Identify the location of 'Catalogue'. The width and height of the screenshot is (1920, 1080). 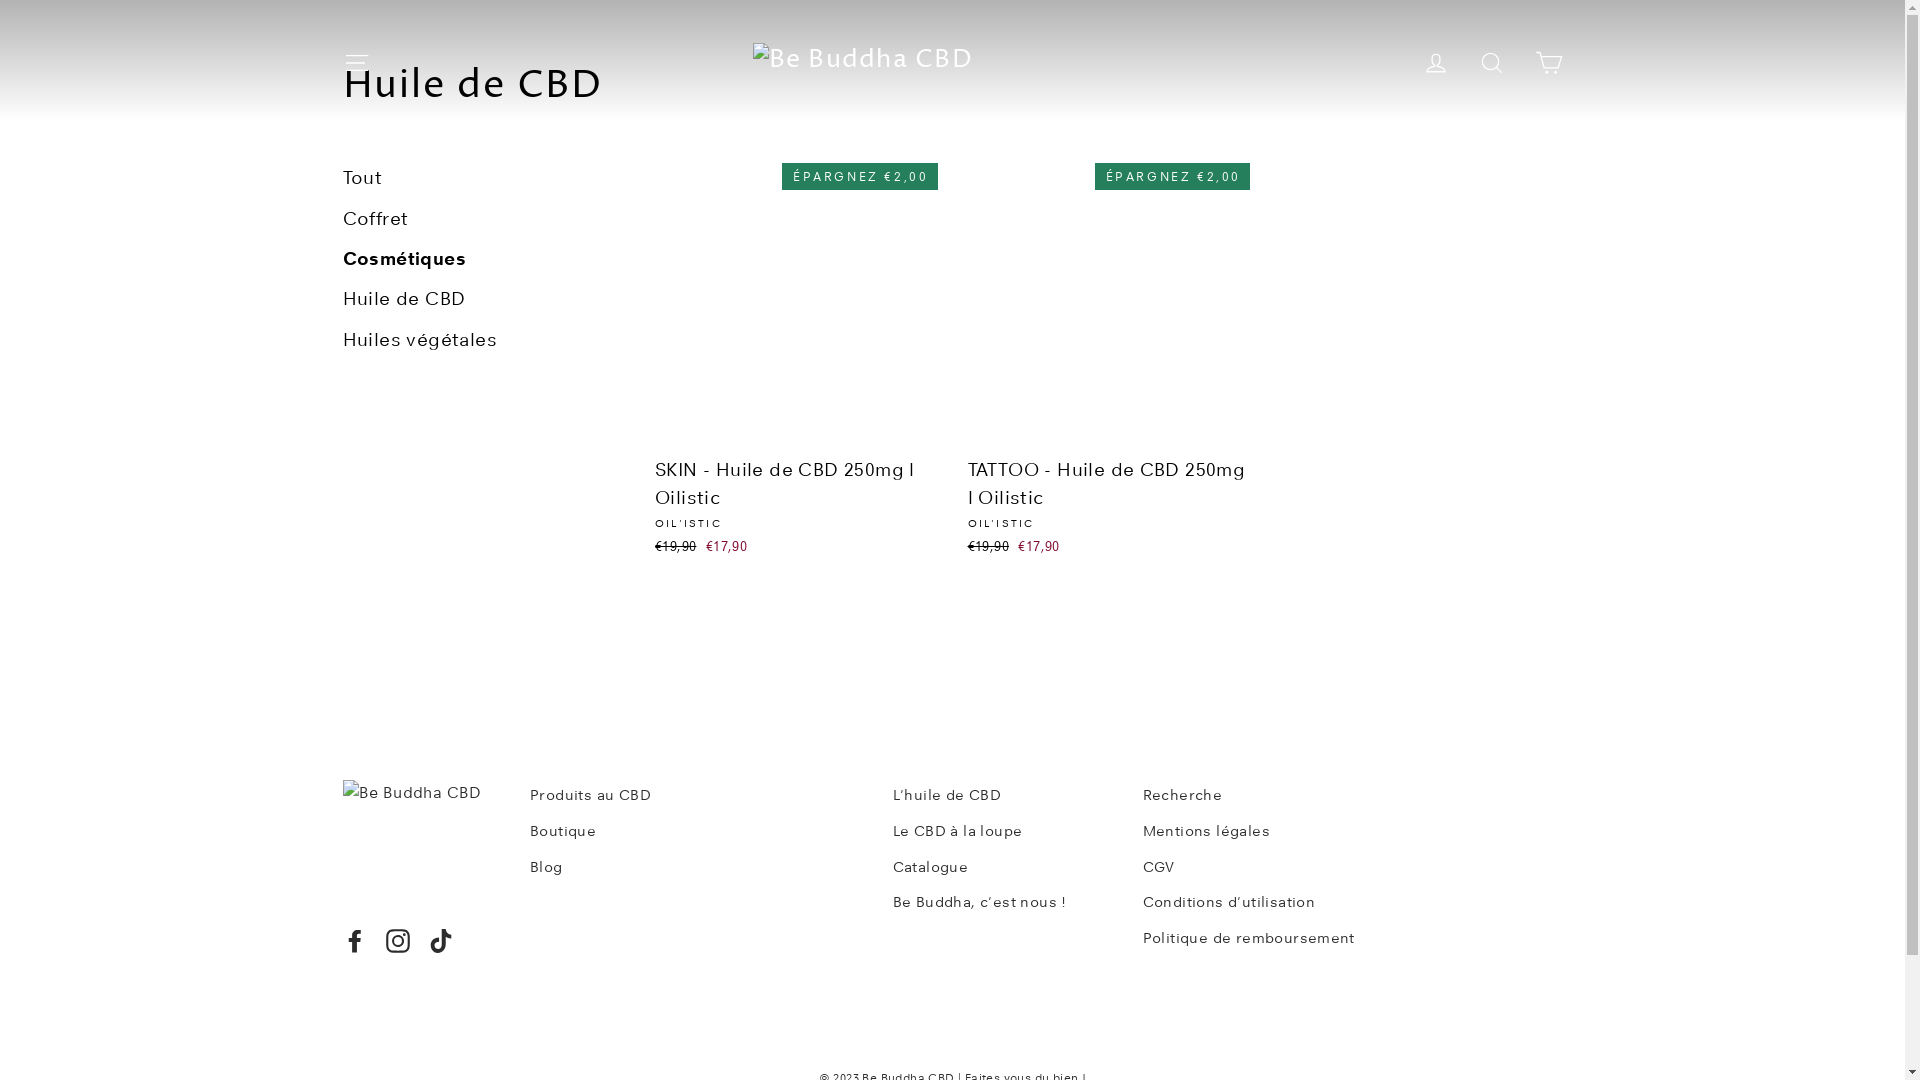
(1002, 866).